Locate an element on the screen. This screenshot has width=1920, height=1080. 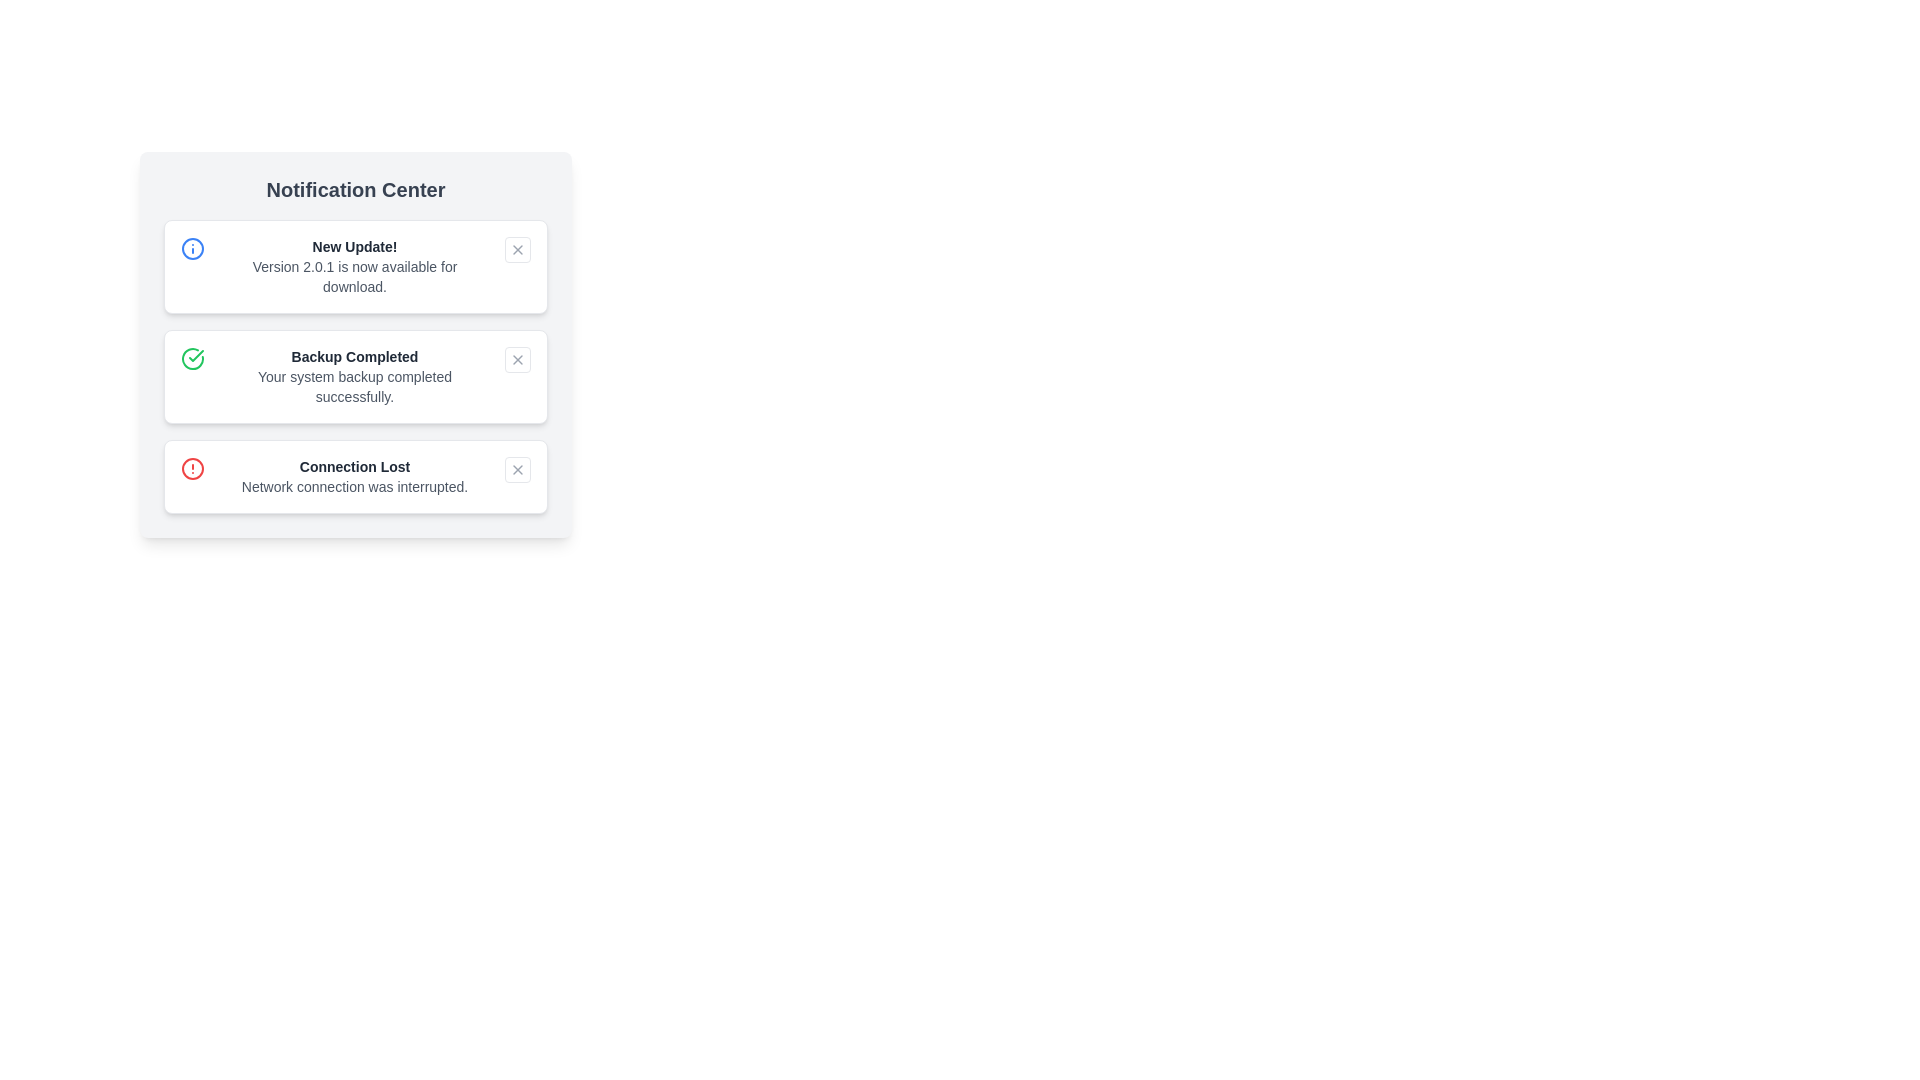
the close icon (cross icon) located at the top-right corner of the first notification card in the Notification Center is located at coordinates (518, 249).